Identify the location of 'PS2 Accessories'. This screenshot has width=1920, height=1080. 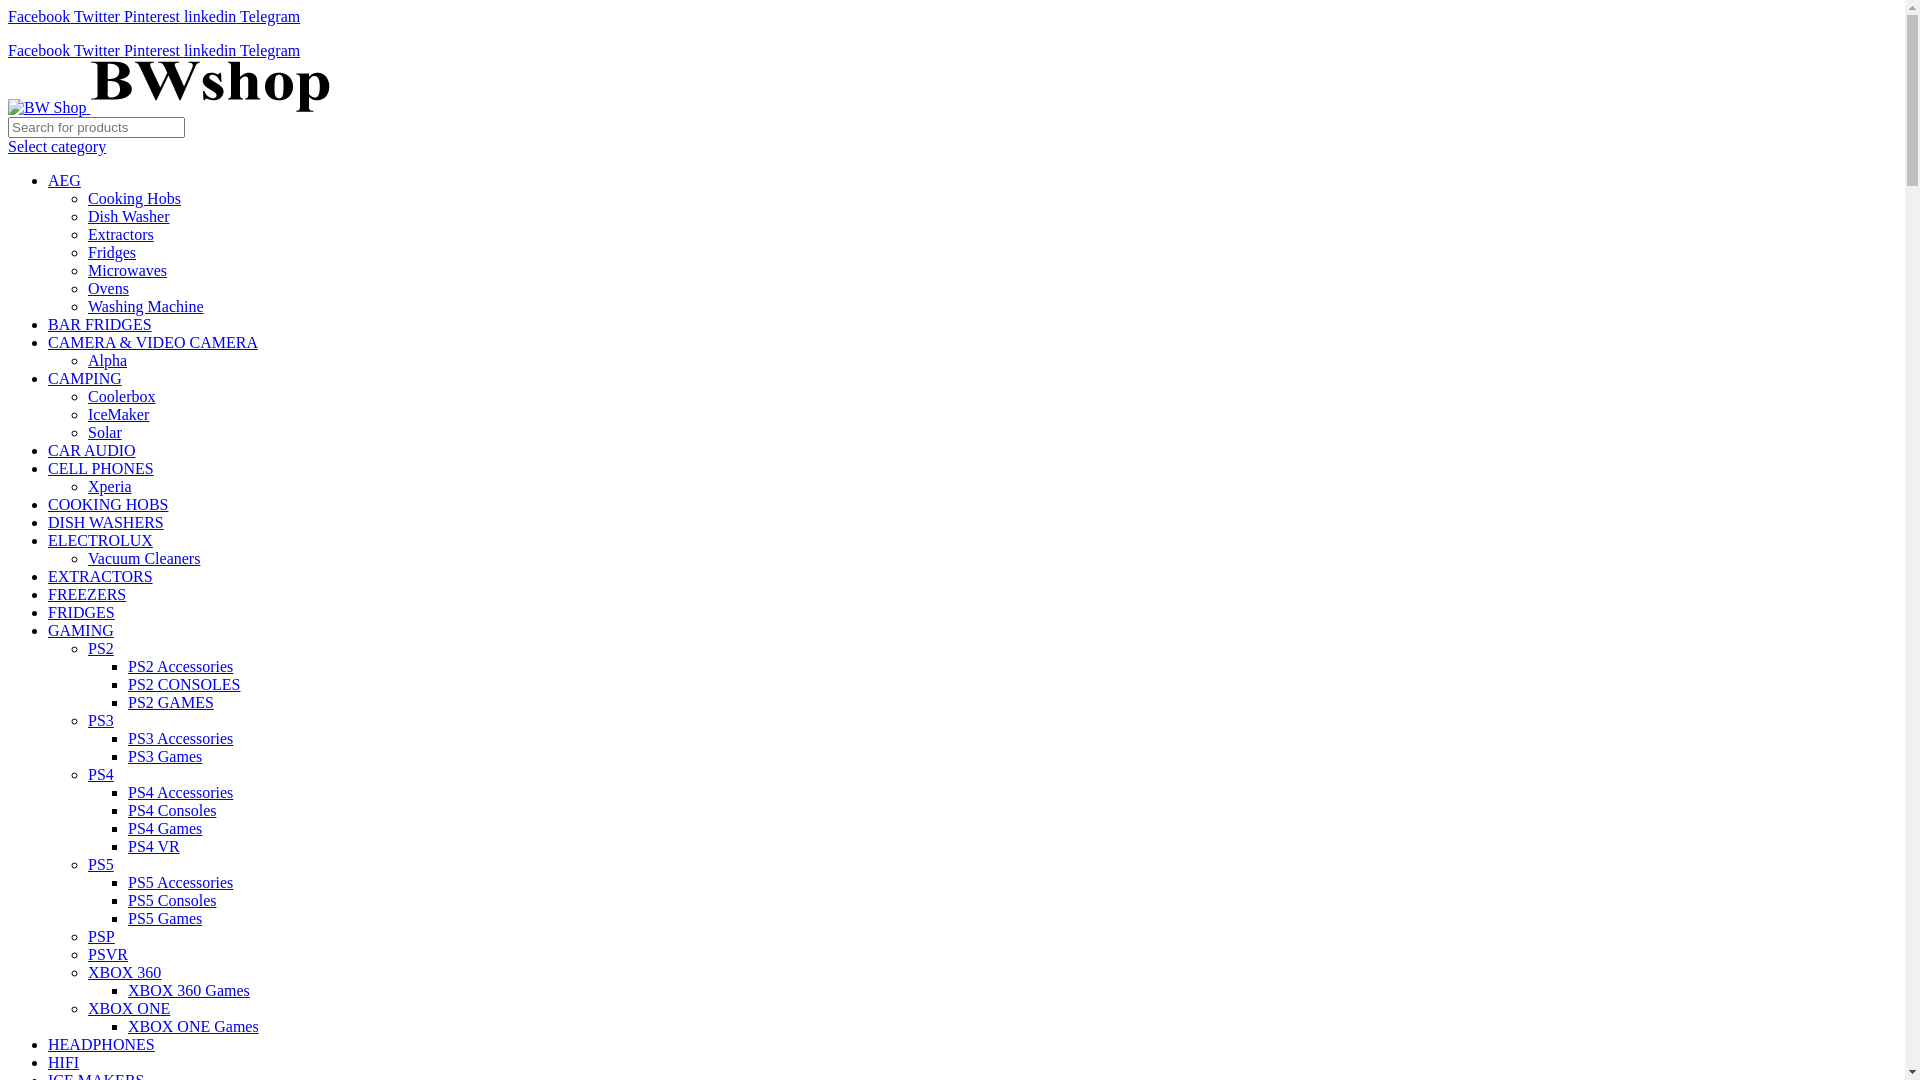
(180, 666).